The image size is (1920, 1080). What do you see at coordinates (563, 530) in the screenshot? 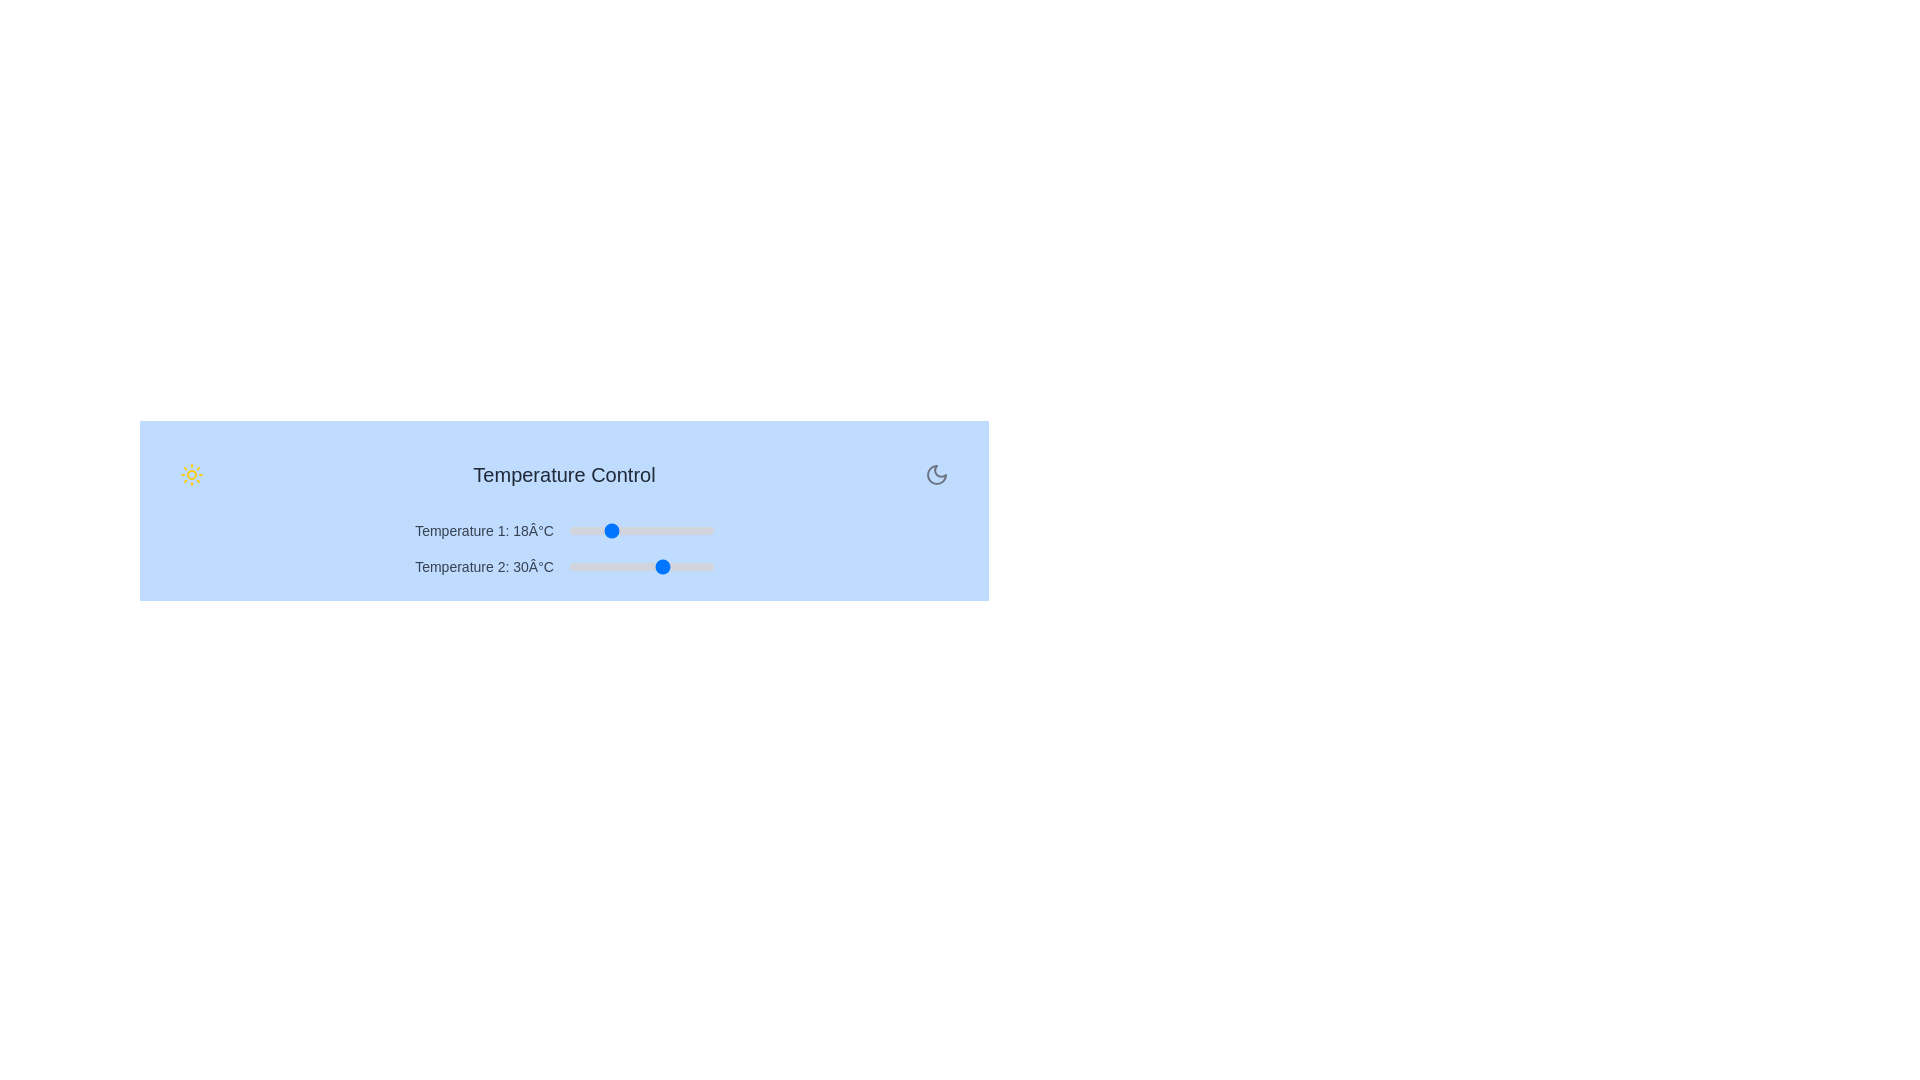
I see `the interactive slider for adjusting the temperature value of the first unit, which is positioned above 'Temperature 2: 30°C'` at bounding box center [563, 530].